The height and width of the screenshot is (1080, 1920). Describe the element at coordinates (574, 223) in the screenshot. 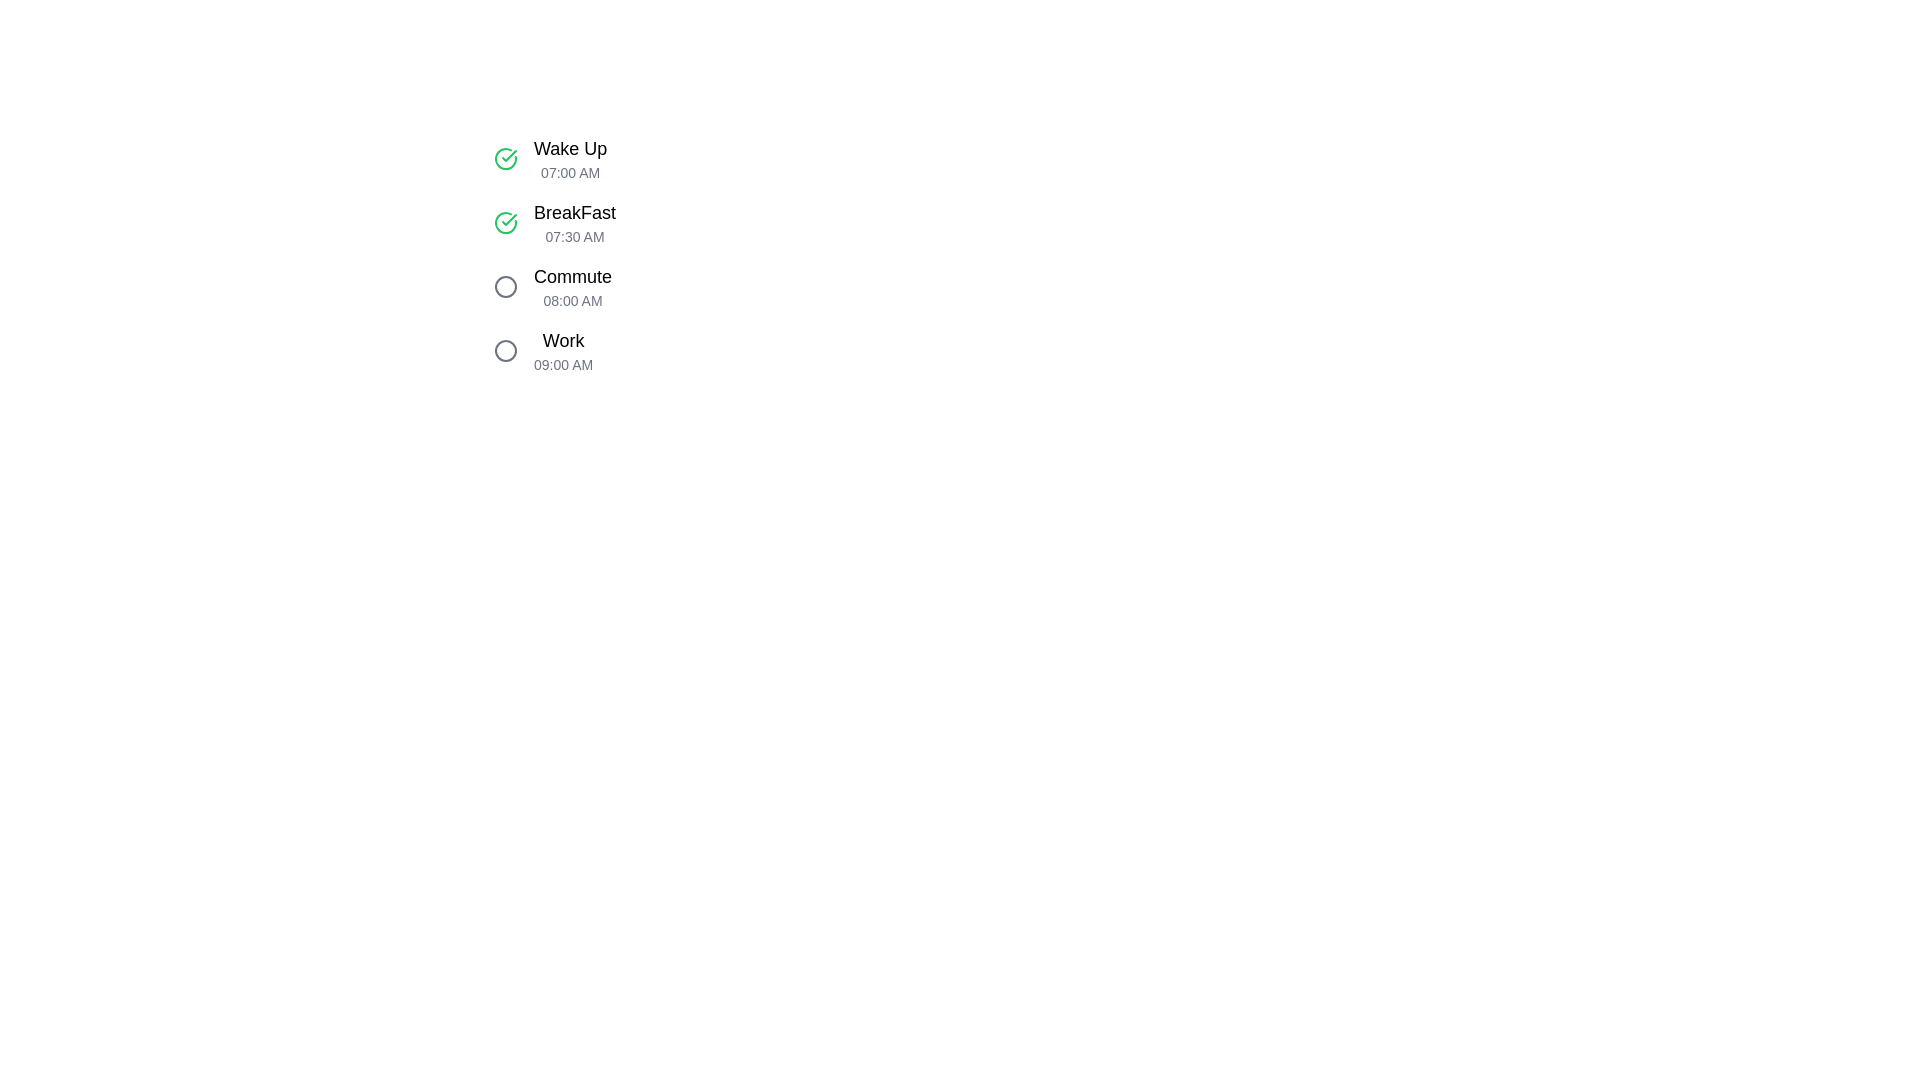

I see `the Text Display showing 'BreakFast' with '07:30 AM' underneath it, which is the second item in a vertical list` at that location.